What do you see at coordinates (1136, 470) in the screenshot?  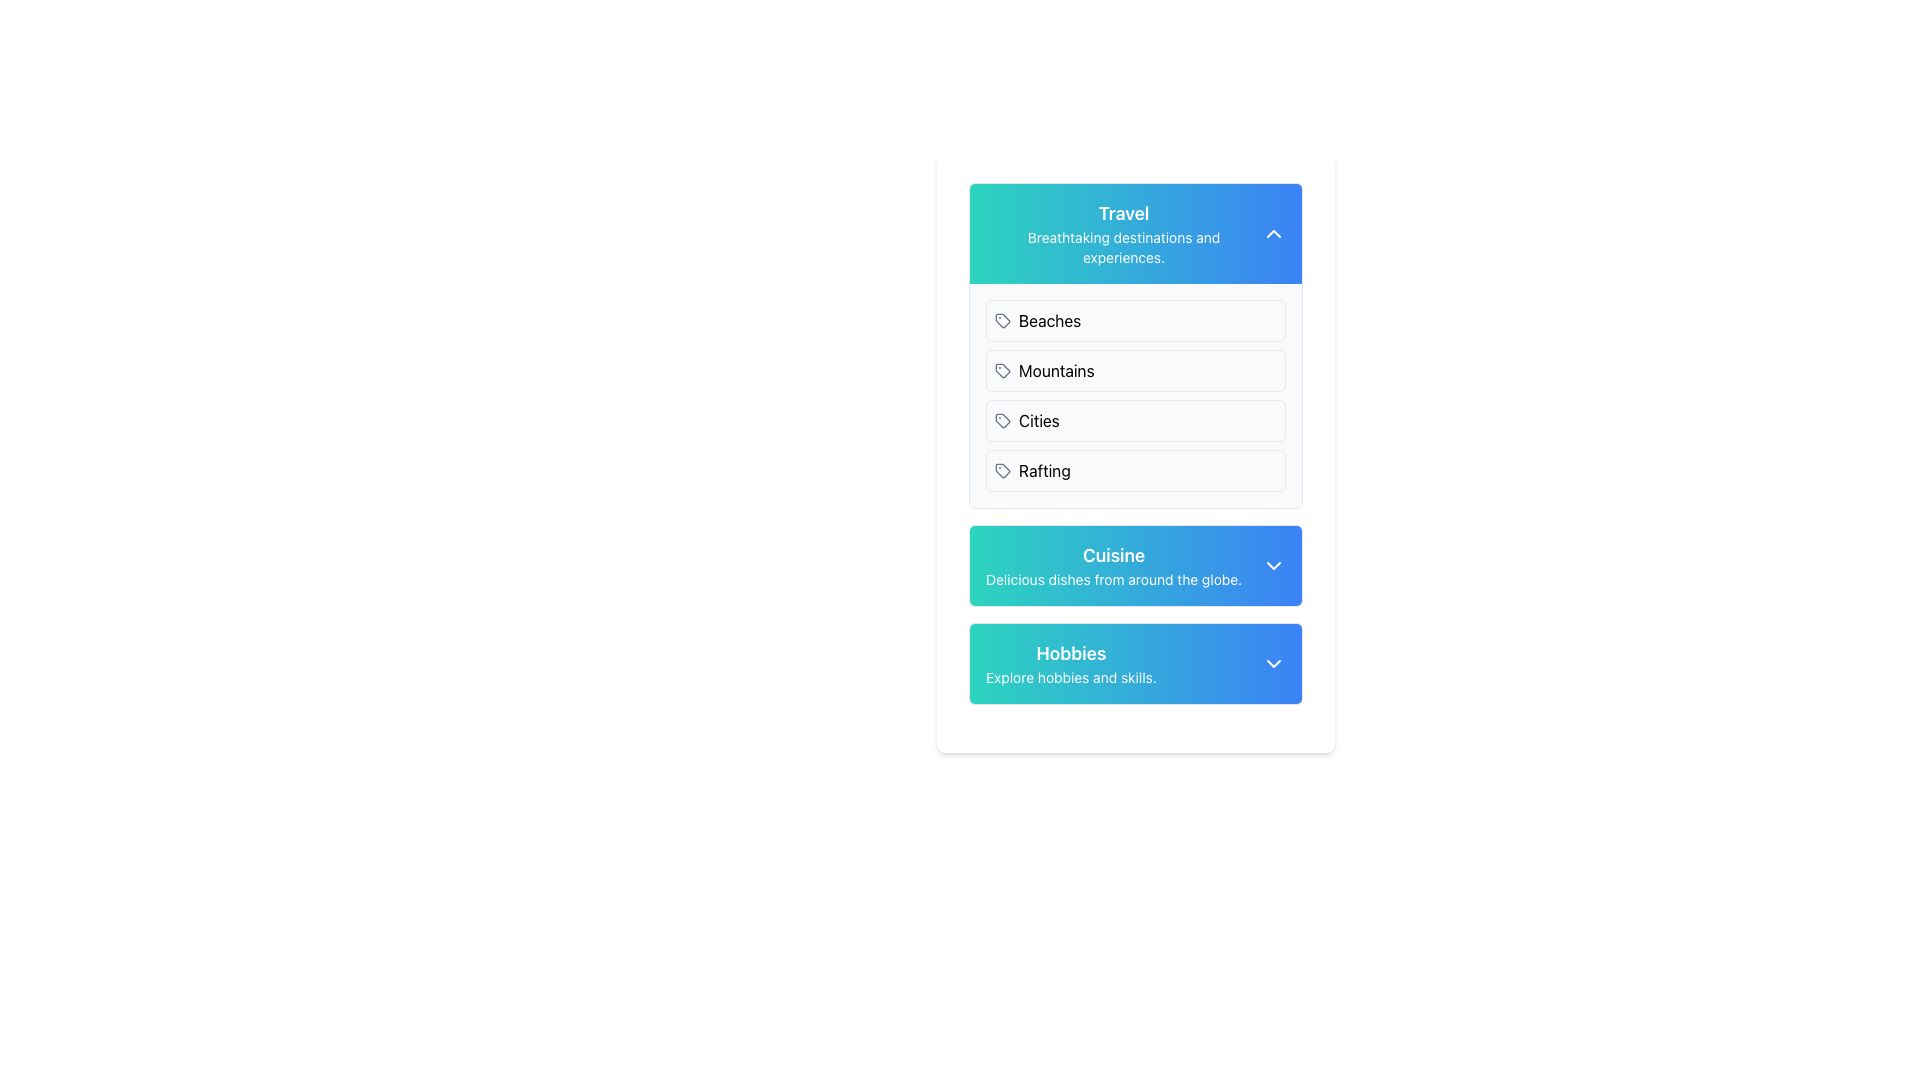 I see `the 'Rafting' button, which is a horizontal rectangular button with rounded corners located in the 'Travel' section` at bounding box center [1136, 470].